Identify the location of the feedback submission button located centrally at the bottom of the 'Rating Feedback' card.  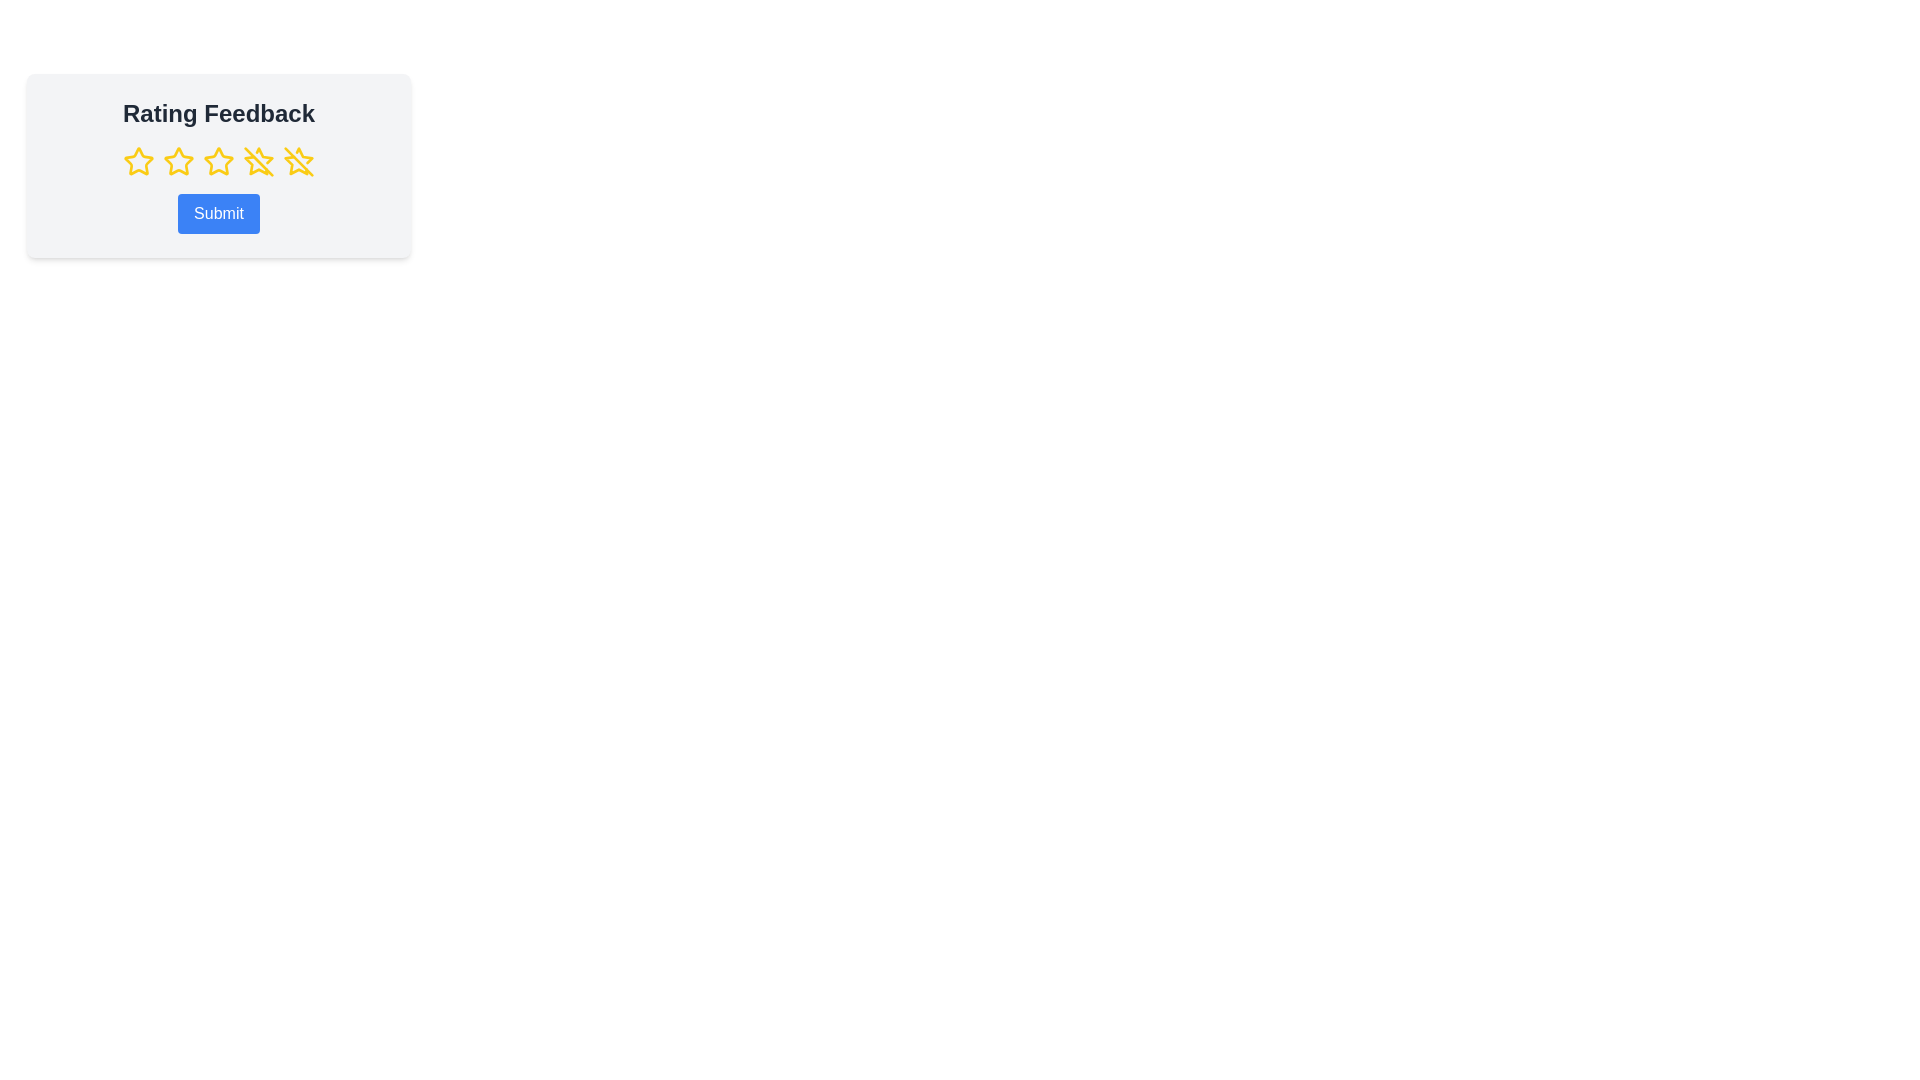
(219, 213).